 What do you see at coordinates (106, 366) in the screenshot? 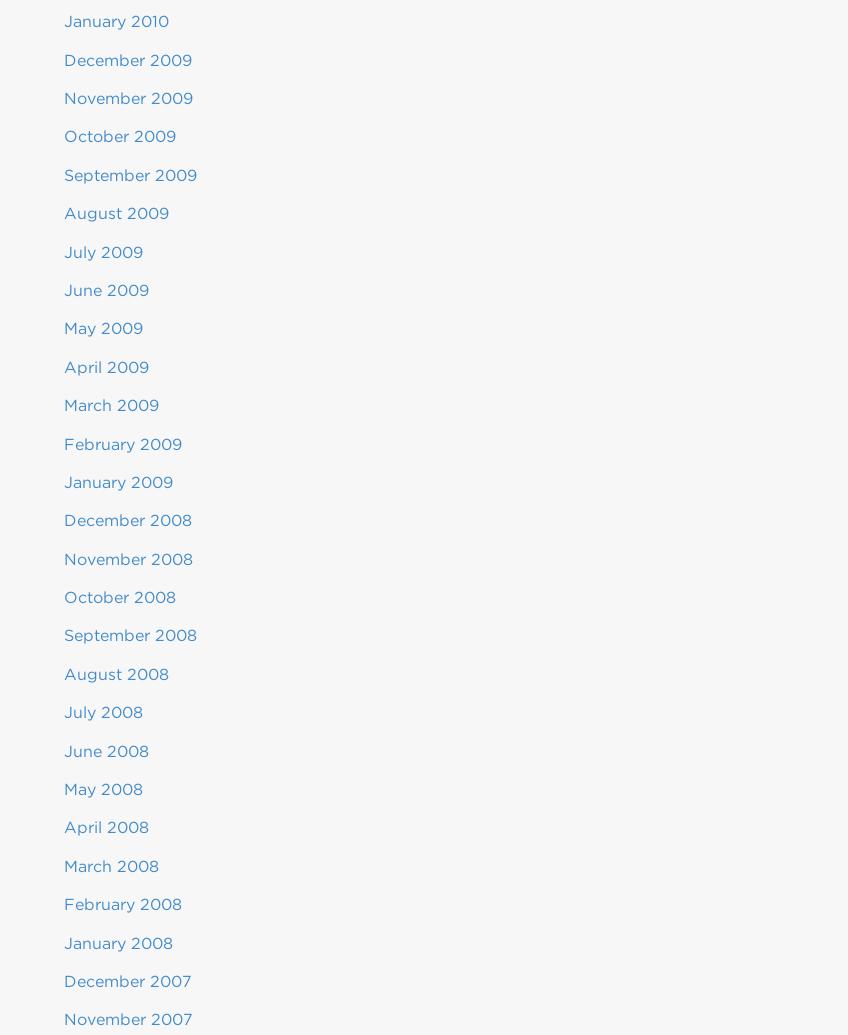
I see `'April 2009'` at bounding box center [106, 366].